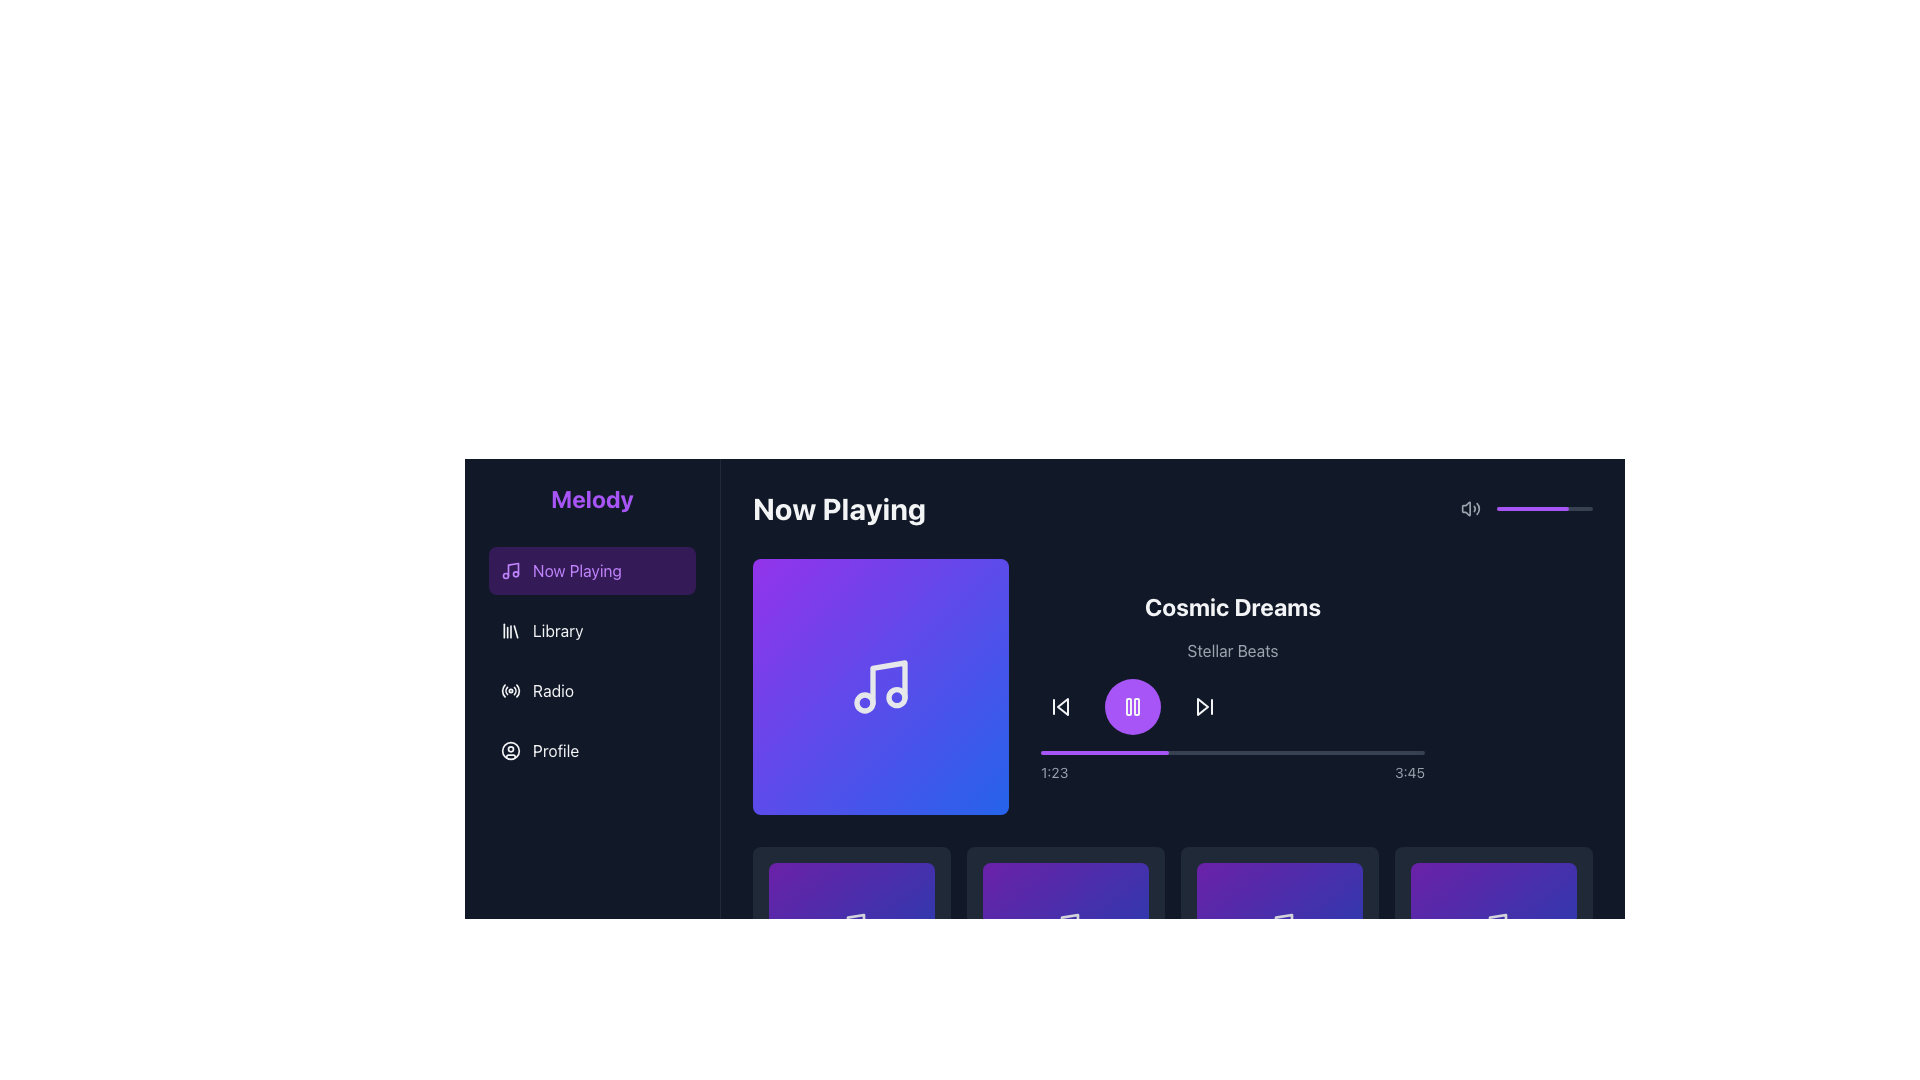 The height and width of the screenshot is (1080, 1920). I want to click on the slider, so click(1562, 508).